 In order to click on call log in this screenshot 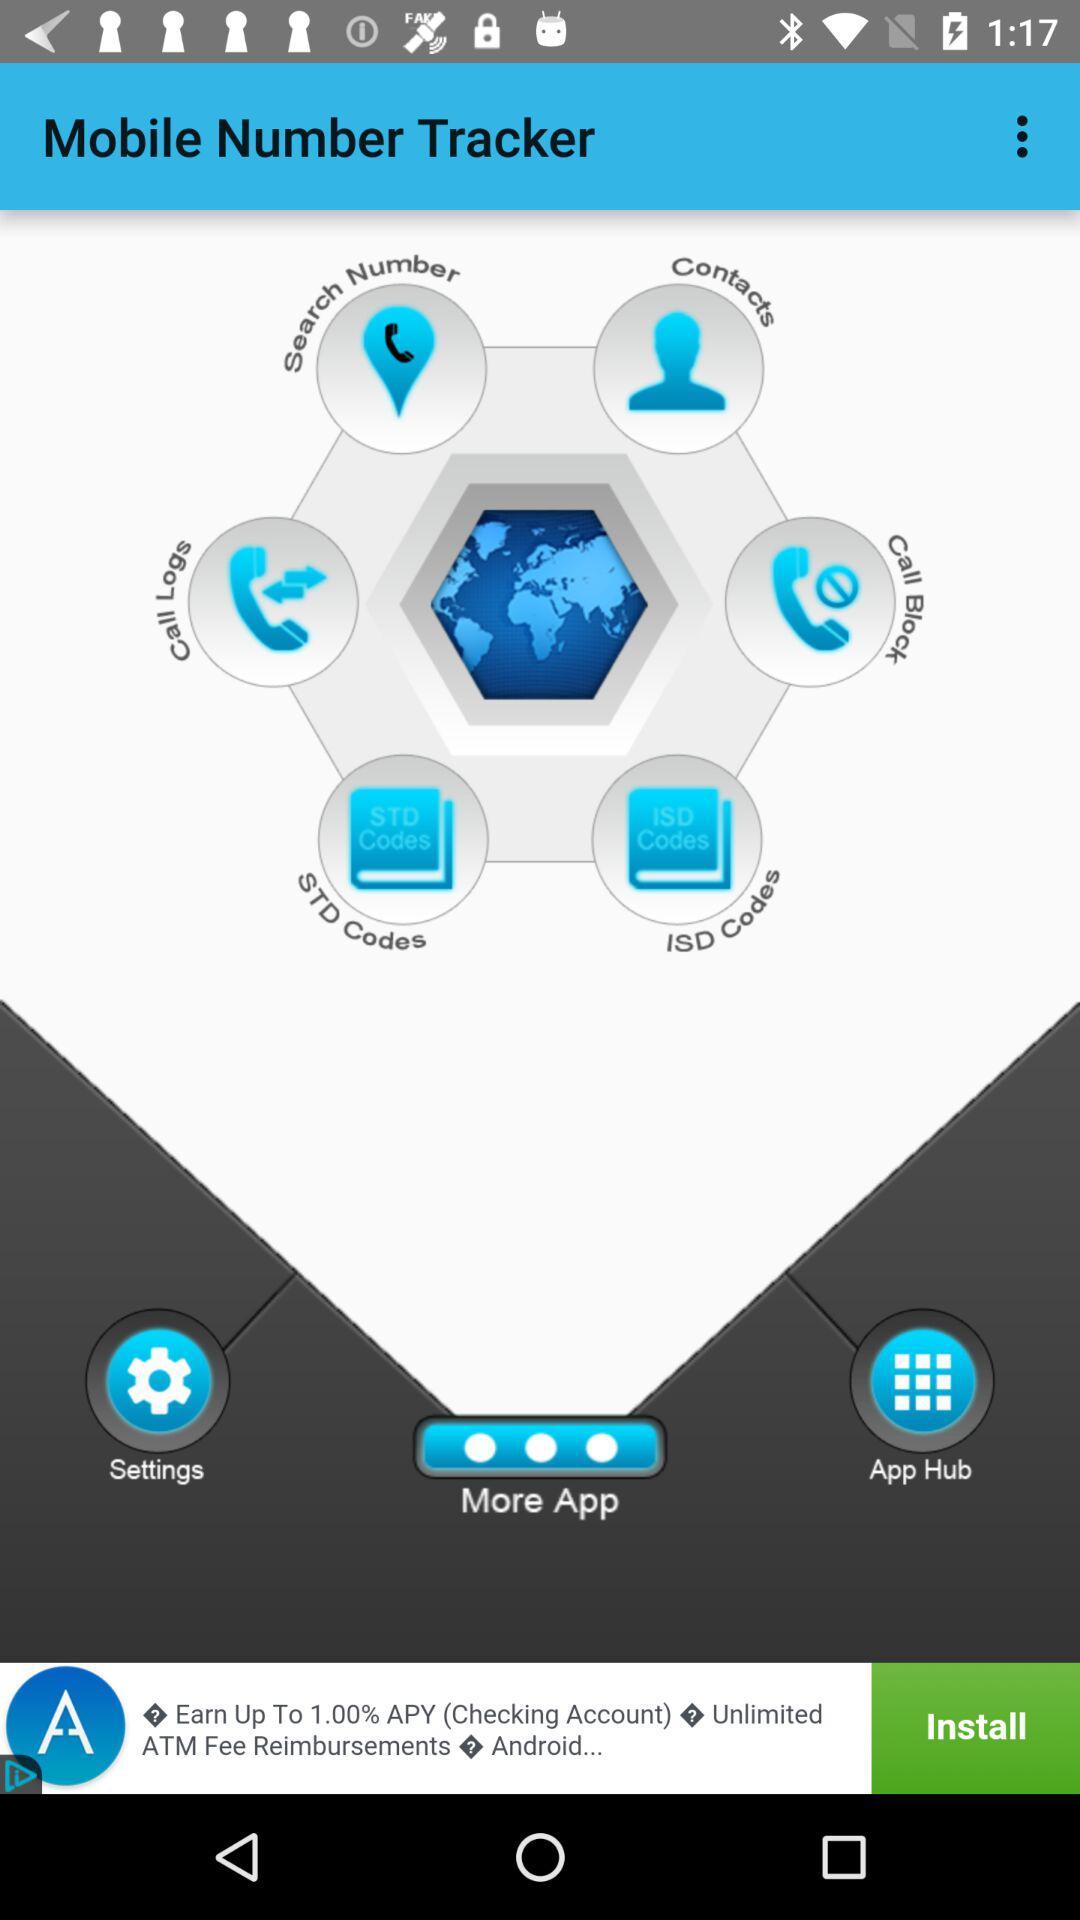, I will do `click(277, 597)`.